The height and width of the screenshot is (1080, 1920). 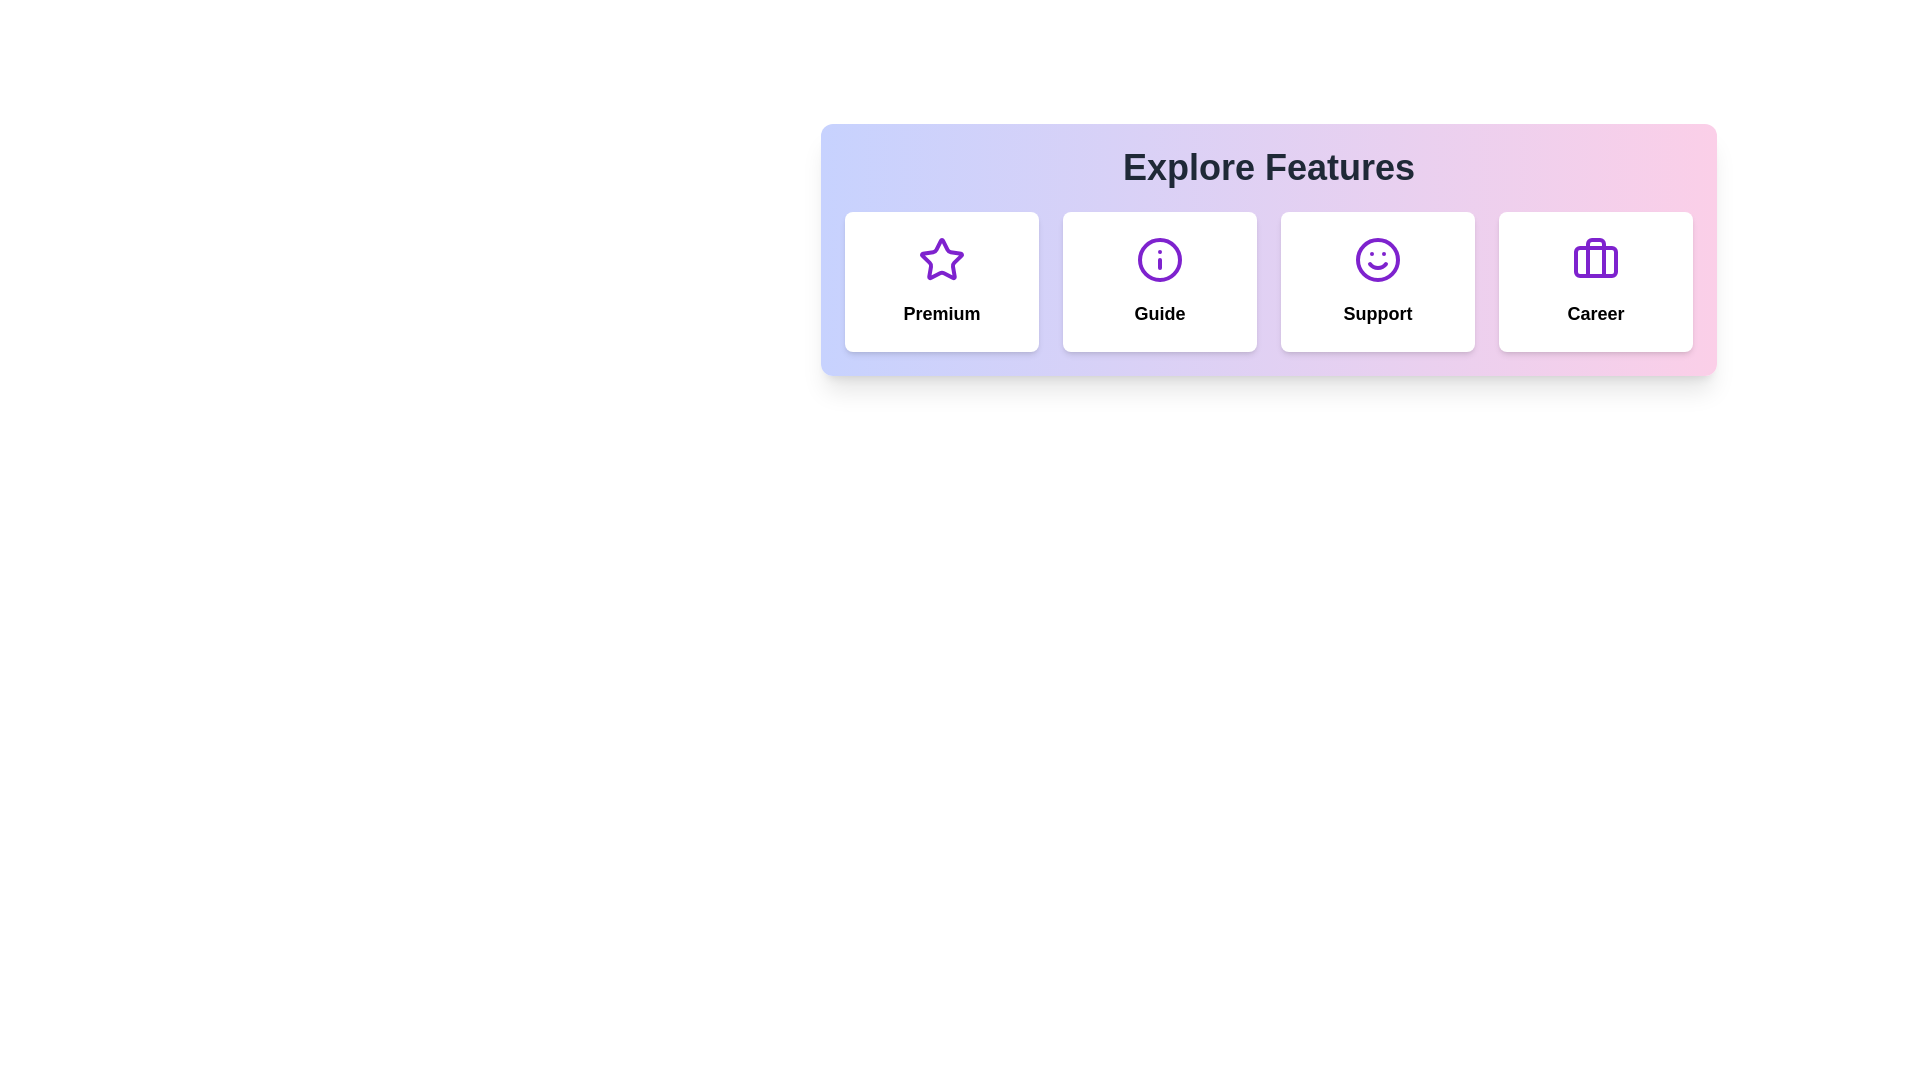 What do you see at coordinates (1376, 258) in the screenshot?
I see `the 'Support' icon located in the third feature block, positioned between the 'Guide' icon on the left and the 'Career' icon on the right` at bounding box center [1376, 258].